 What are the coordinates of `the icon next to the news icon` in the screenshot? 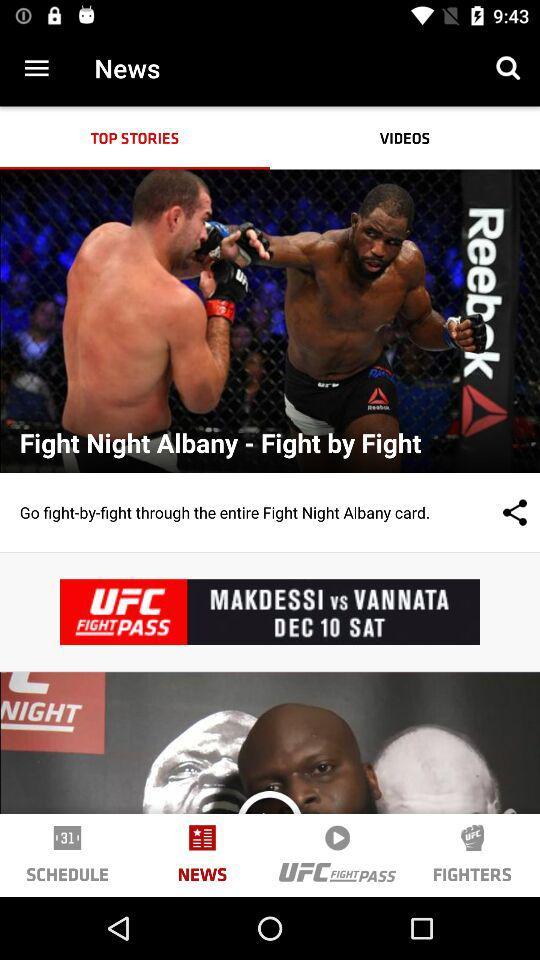 It's located at (269, 824).